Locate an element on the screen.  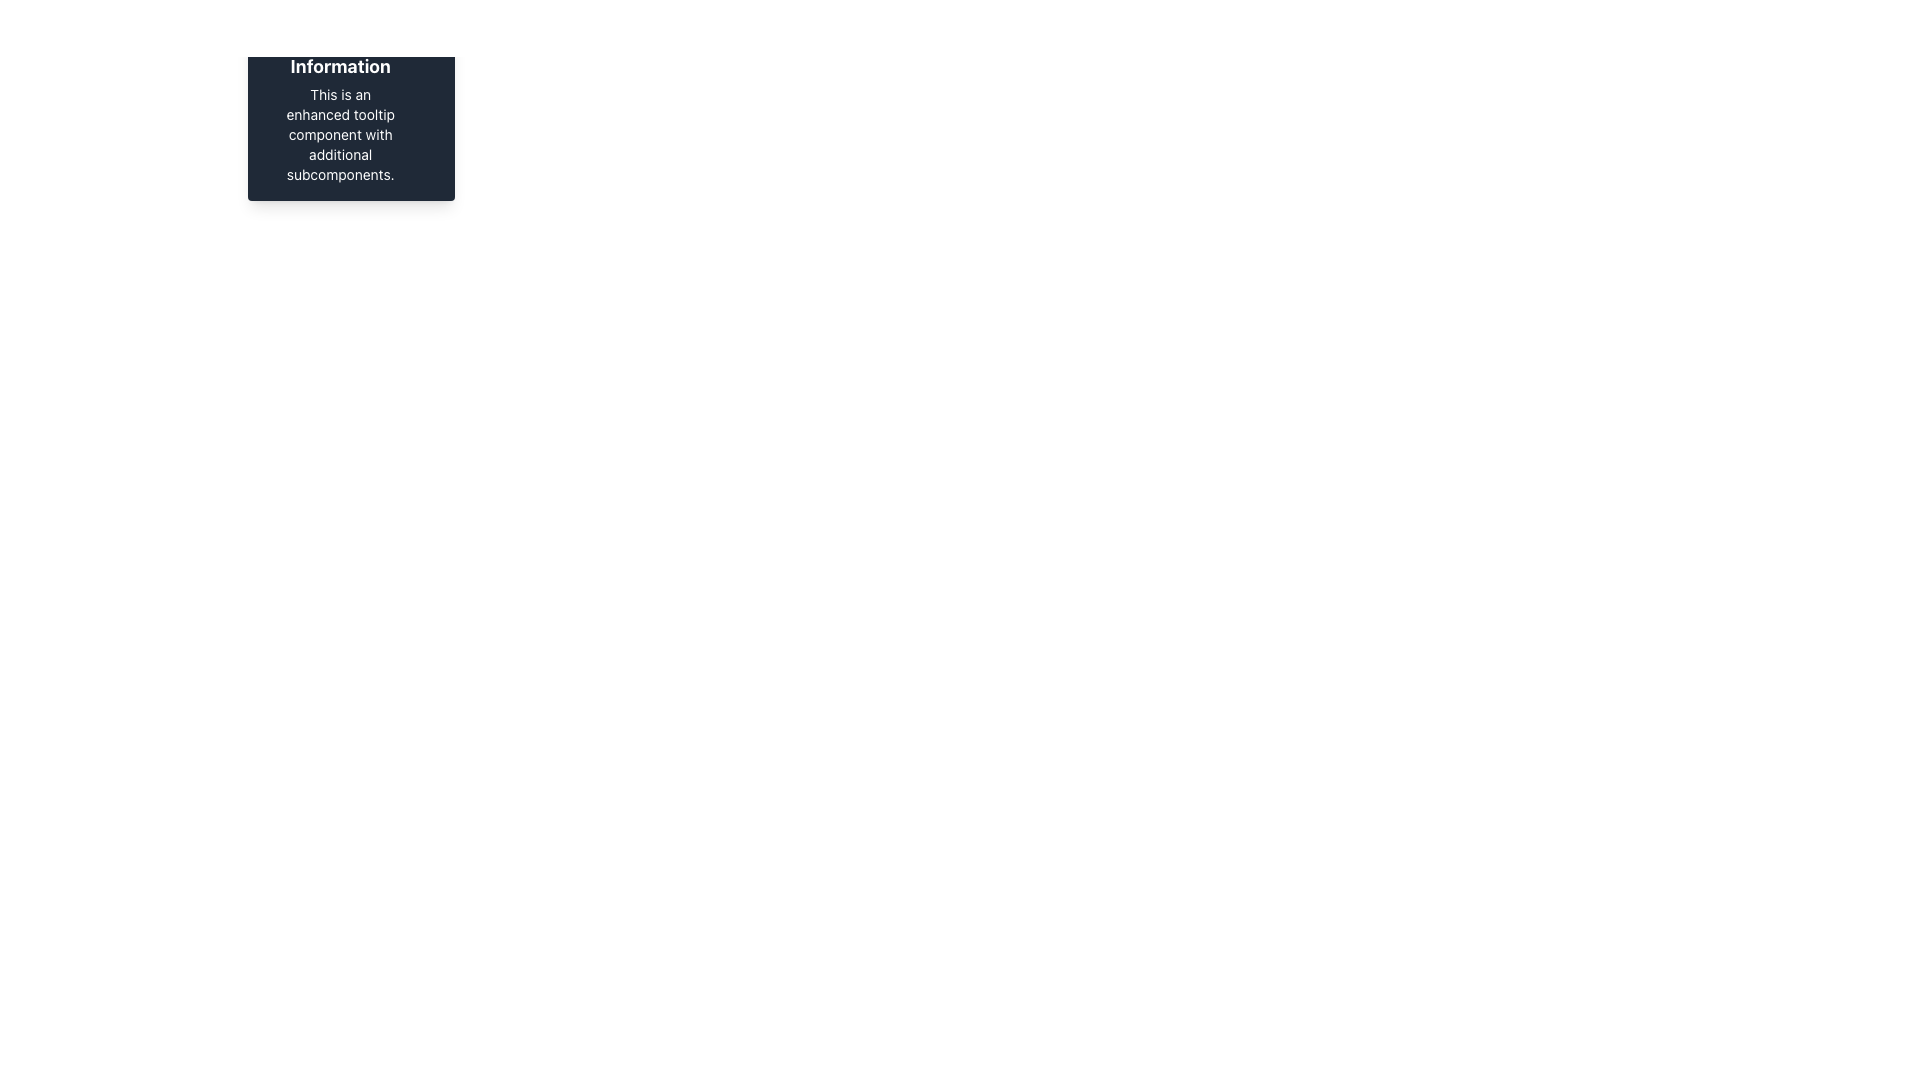
the circular vector graphic within the SVG element that signifies closure or cancellation, located at the top-right corner of the information tooltip box is located at coordinates (428, 34).